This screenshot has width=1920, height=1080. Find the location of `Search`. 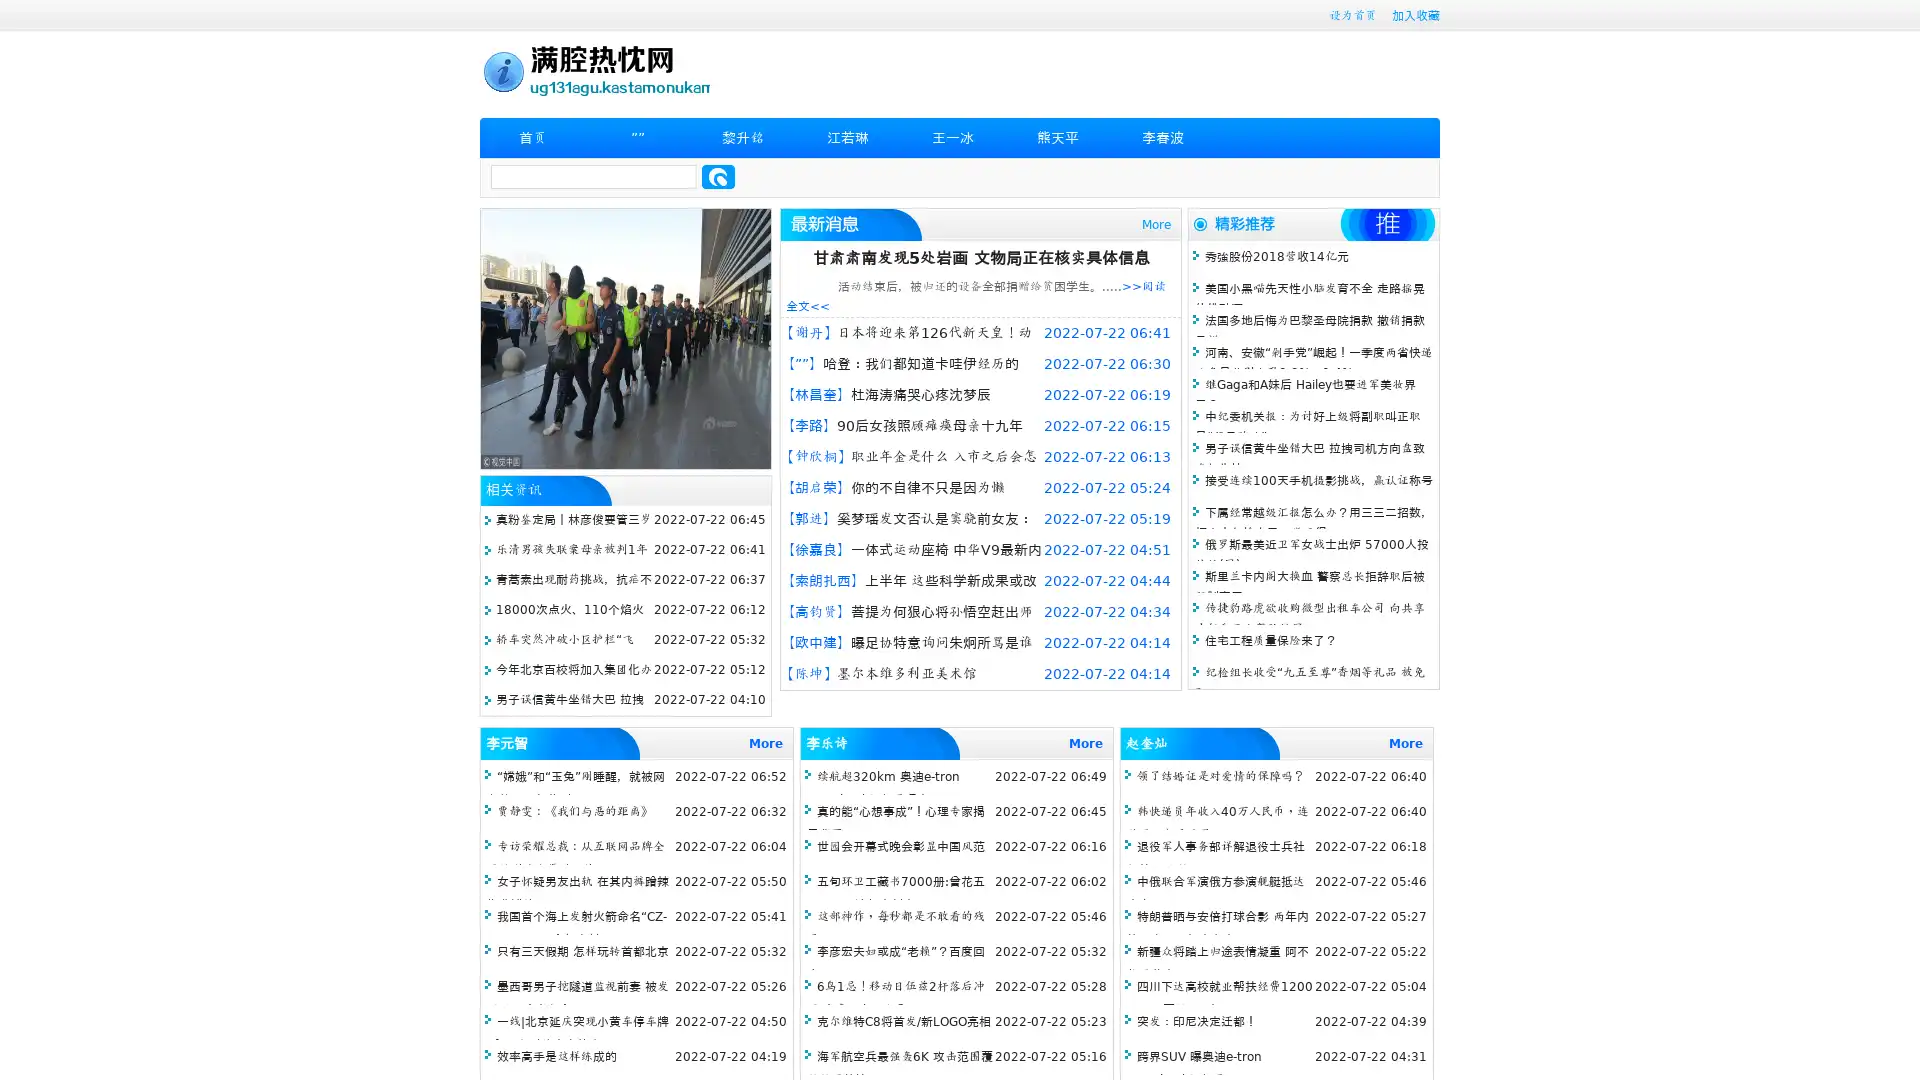

Search is located at coordinates (718, 176).